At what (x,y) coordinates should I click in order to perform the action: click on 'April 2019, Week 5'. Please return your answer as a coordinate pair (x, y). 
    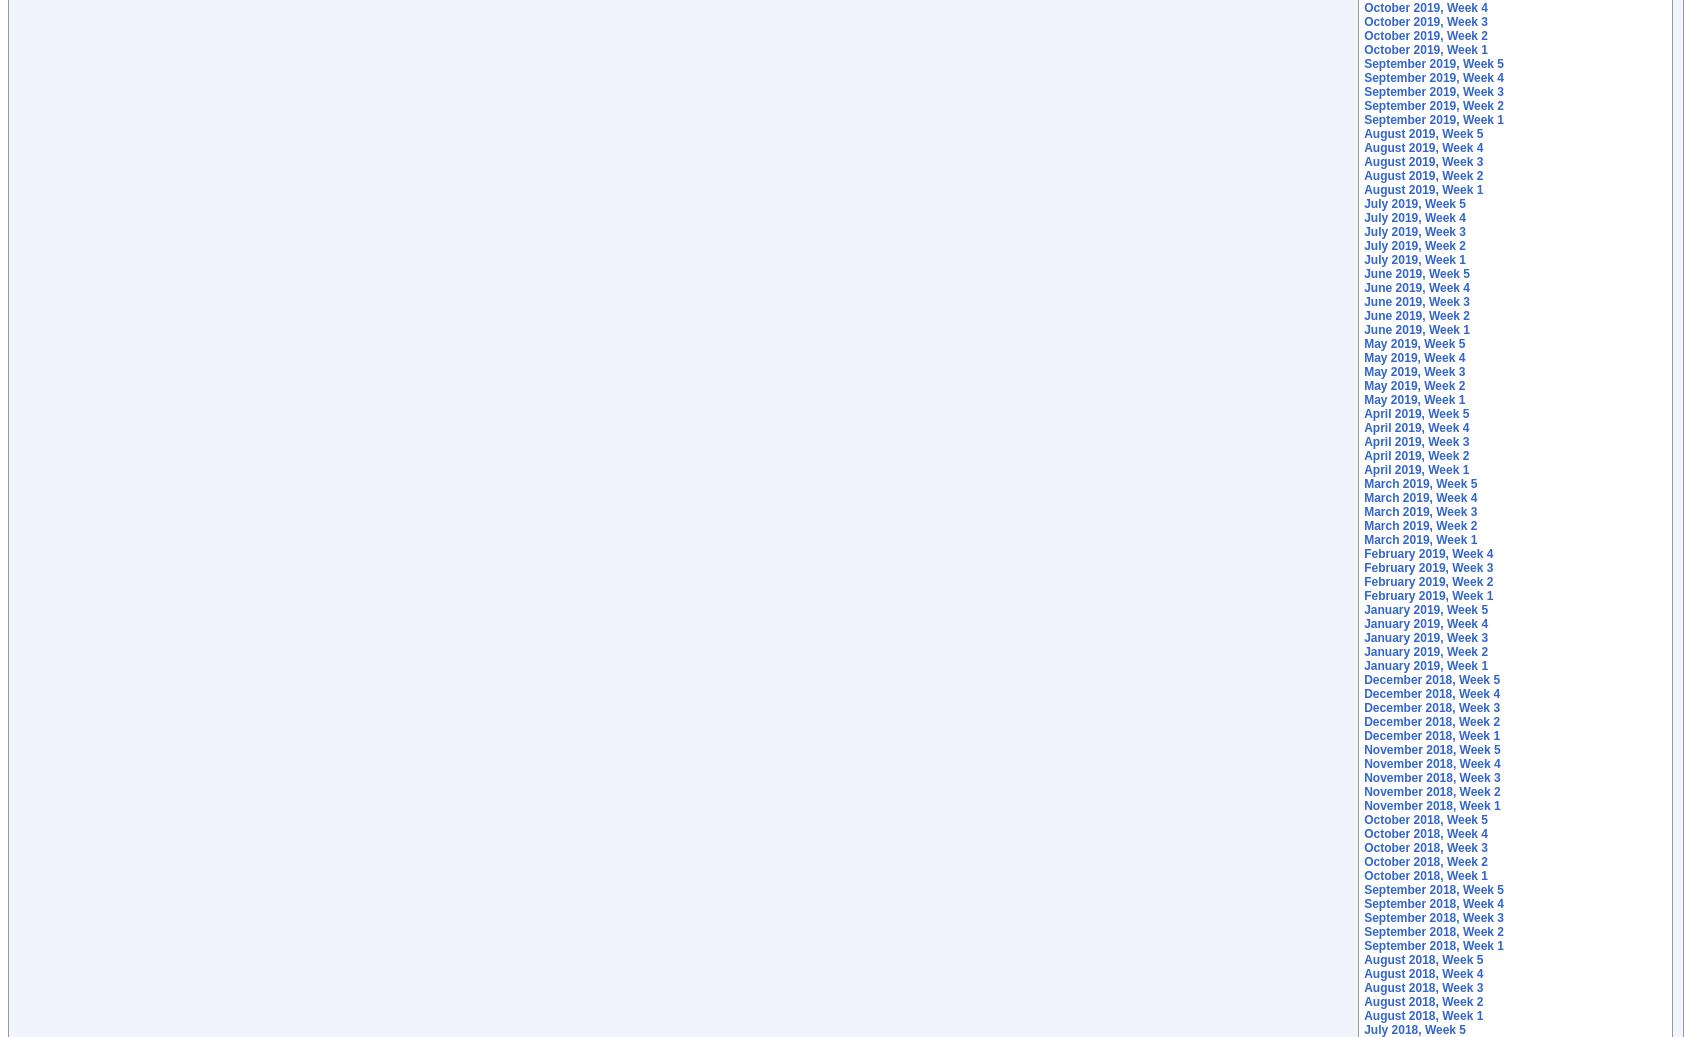
    Looking at the image, I should click on (1363, 412).